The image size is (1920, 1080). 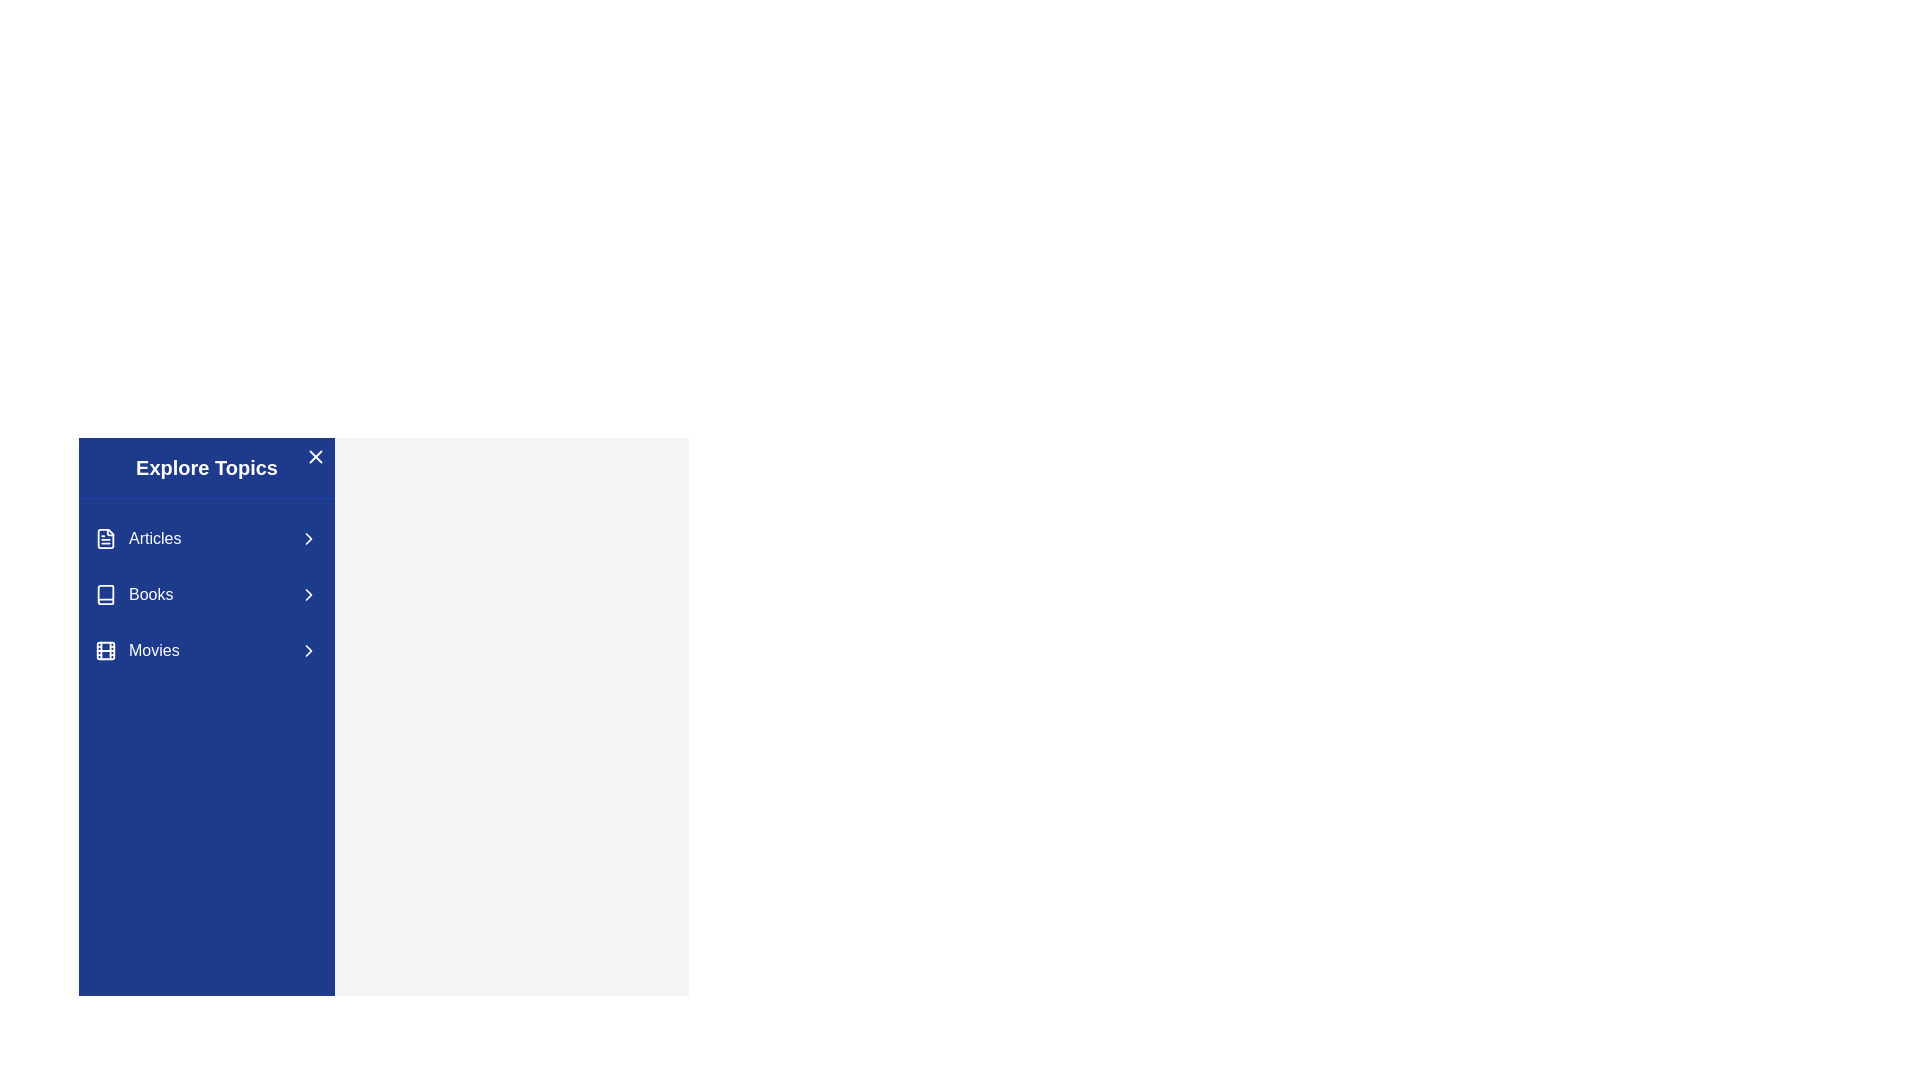 I want to click on the 'chevron-right' icon in the navigation menu, so click(x=307, y=651).